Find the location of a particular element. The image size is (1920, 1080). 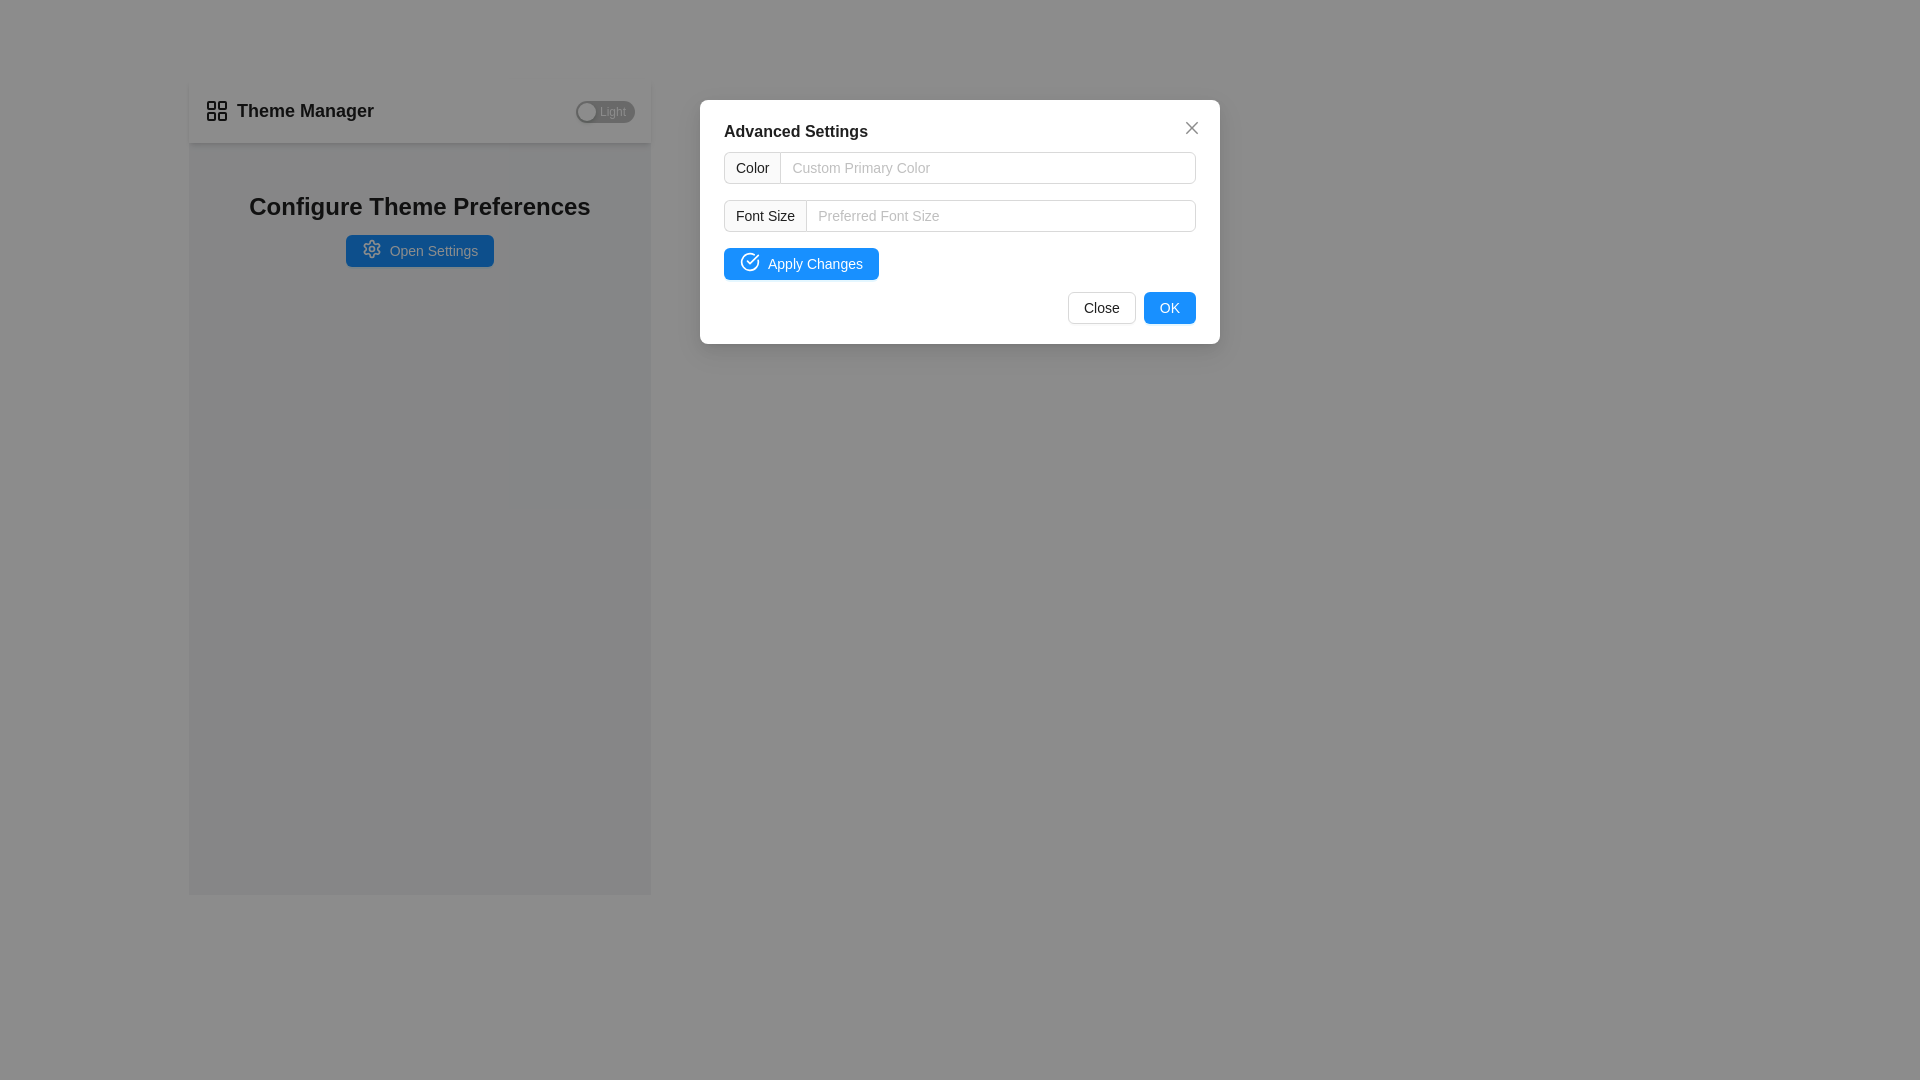

the toggle switch styled in a flat modern design with labels 'Dark' and 'Light', located in the top header area adjacent to 'Theme Manager' is located at coordinates (604, 111).